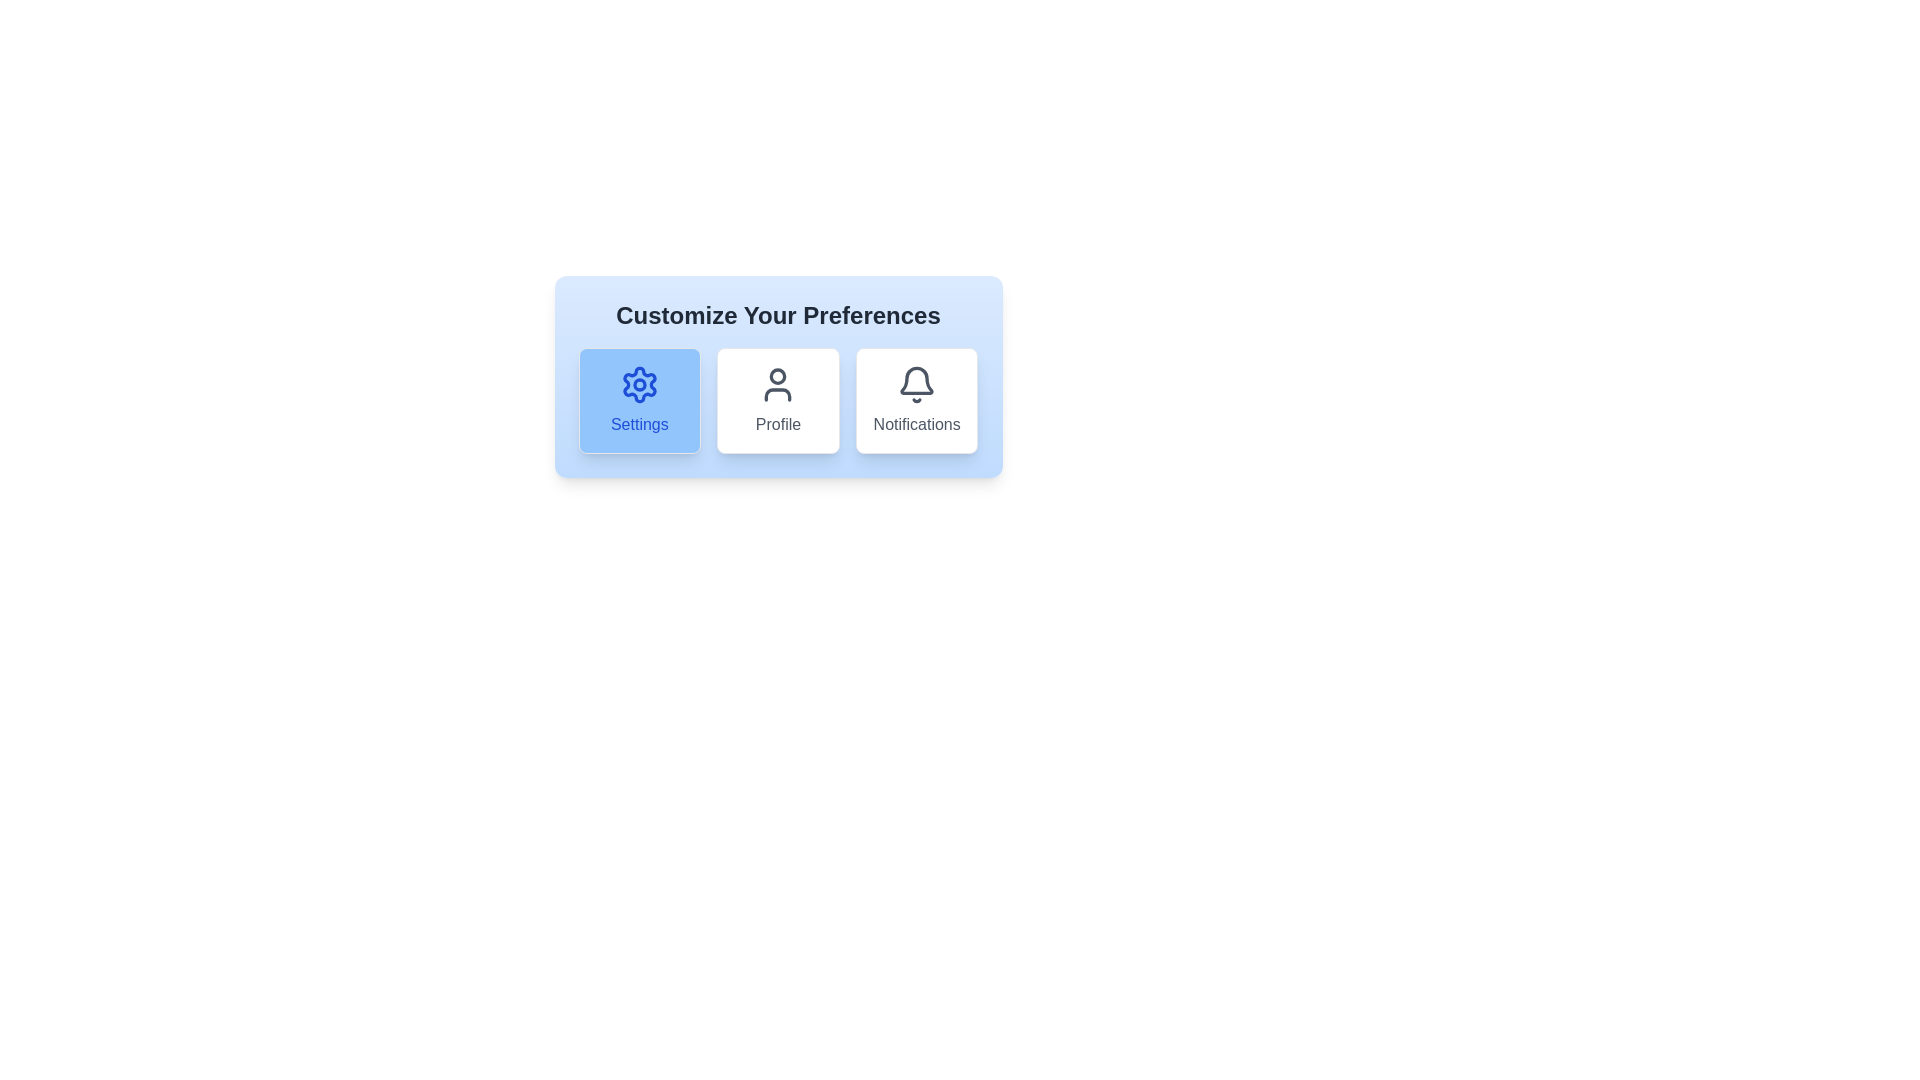 This screenshot has height=1080, width=1920. Describe the element at coordinates (777, 401) in the screenshot. I see `keyboard navigation` at that location.